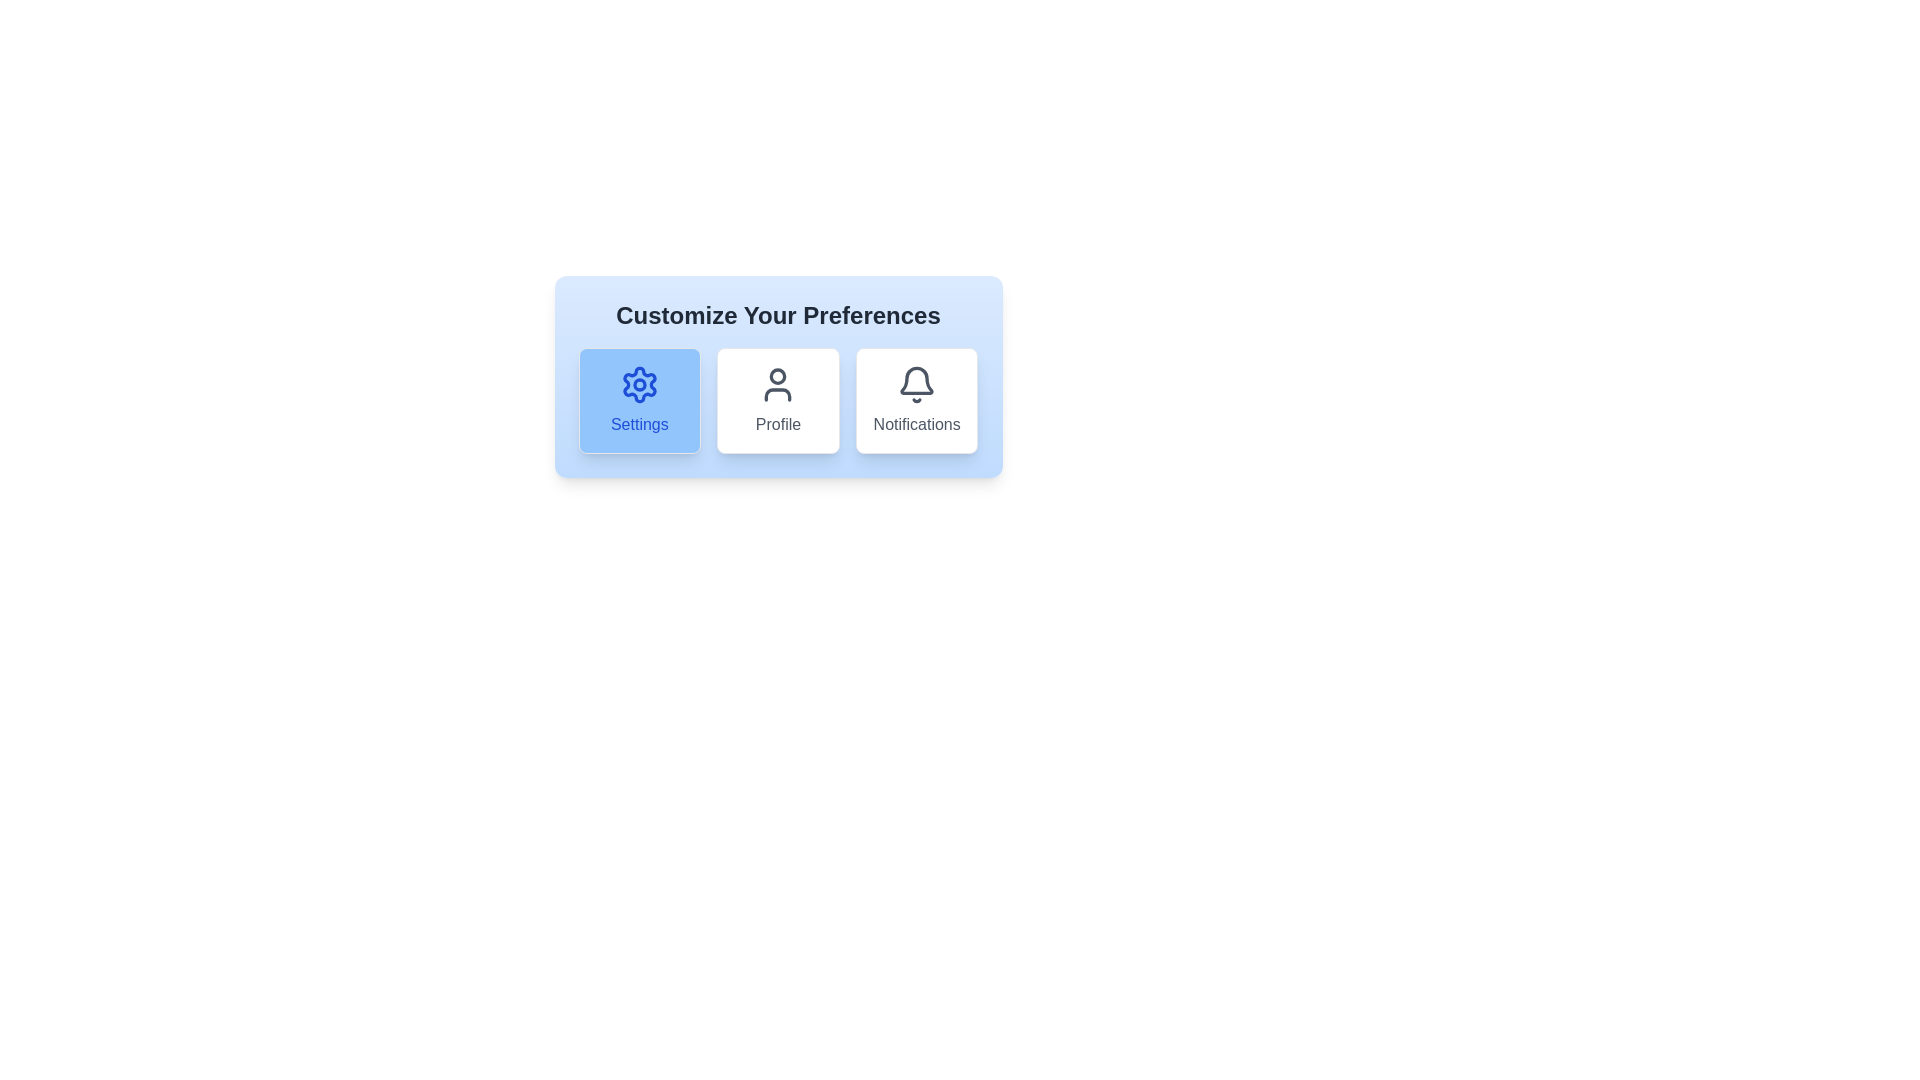 This screenshot has height=1080, width=1920. Describe the element at coordinates (777, 401) in the screenshot. I see `keyboard navigation` at that location.